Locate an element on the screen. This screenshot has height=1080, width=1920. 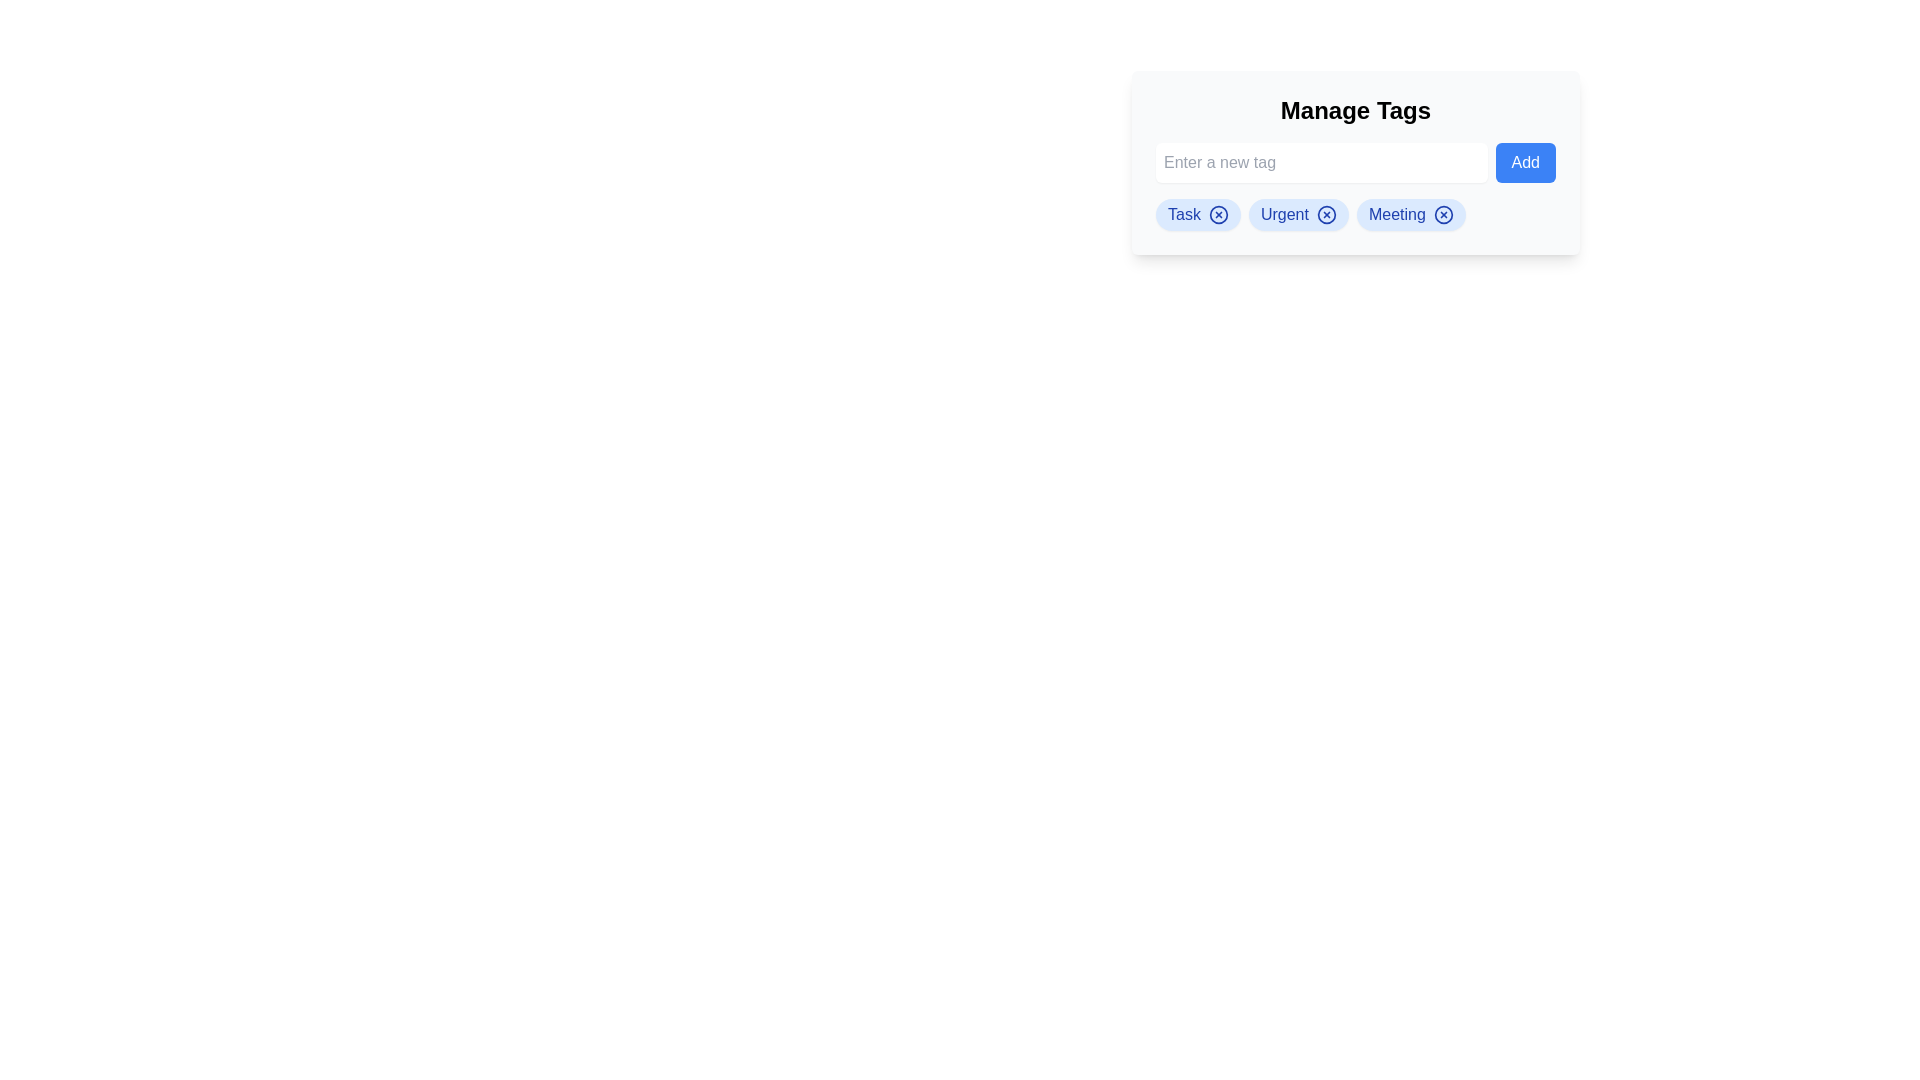
the 'Add' button located to the right of the input field in the upper portion of the interface is located at coordinates (1524, 161).